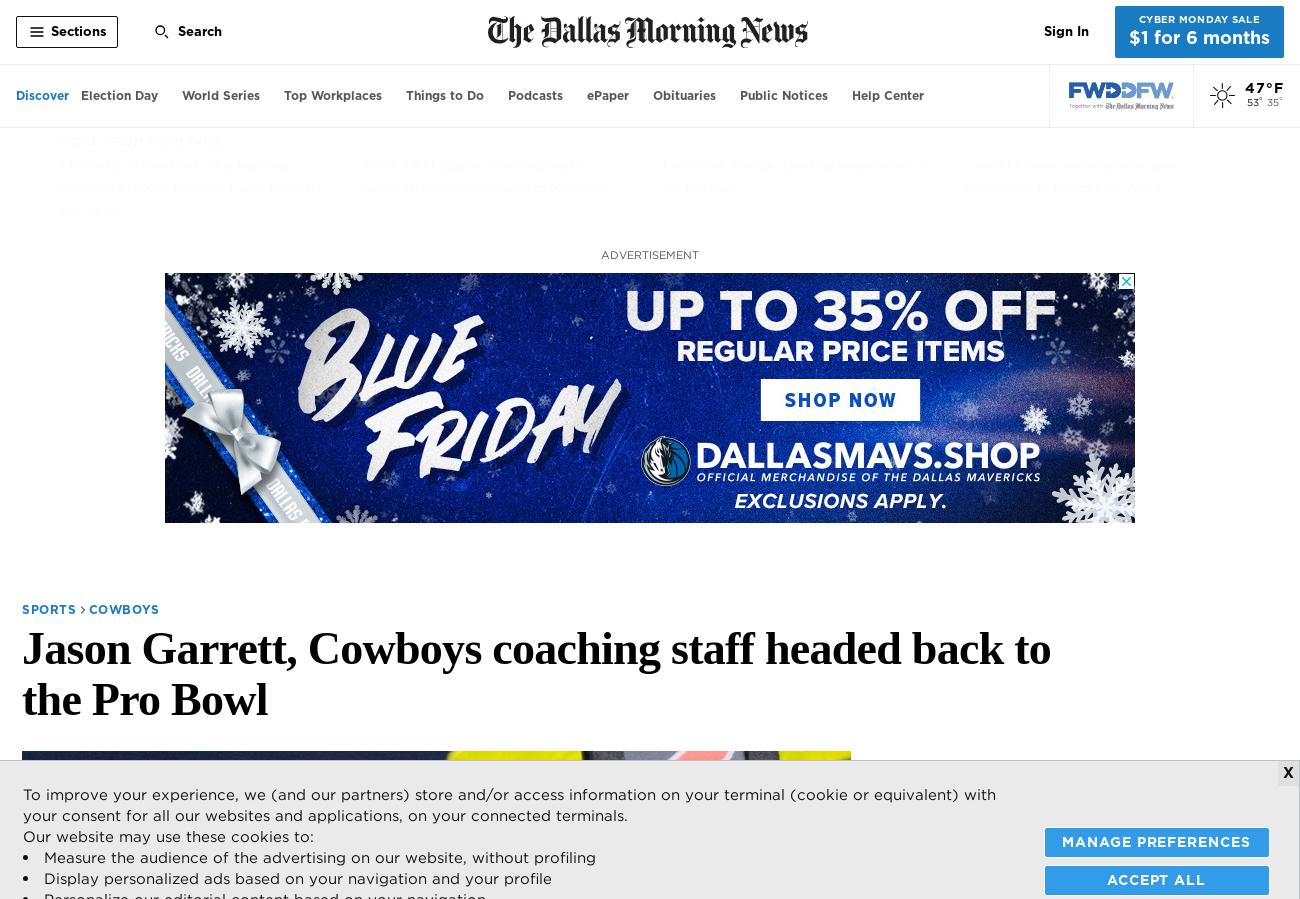 The height and width of the screenshot is (899, 1300). I want to click on 'Notices', so click(803, 94).